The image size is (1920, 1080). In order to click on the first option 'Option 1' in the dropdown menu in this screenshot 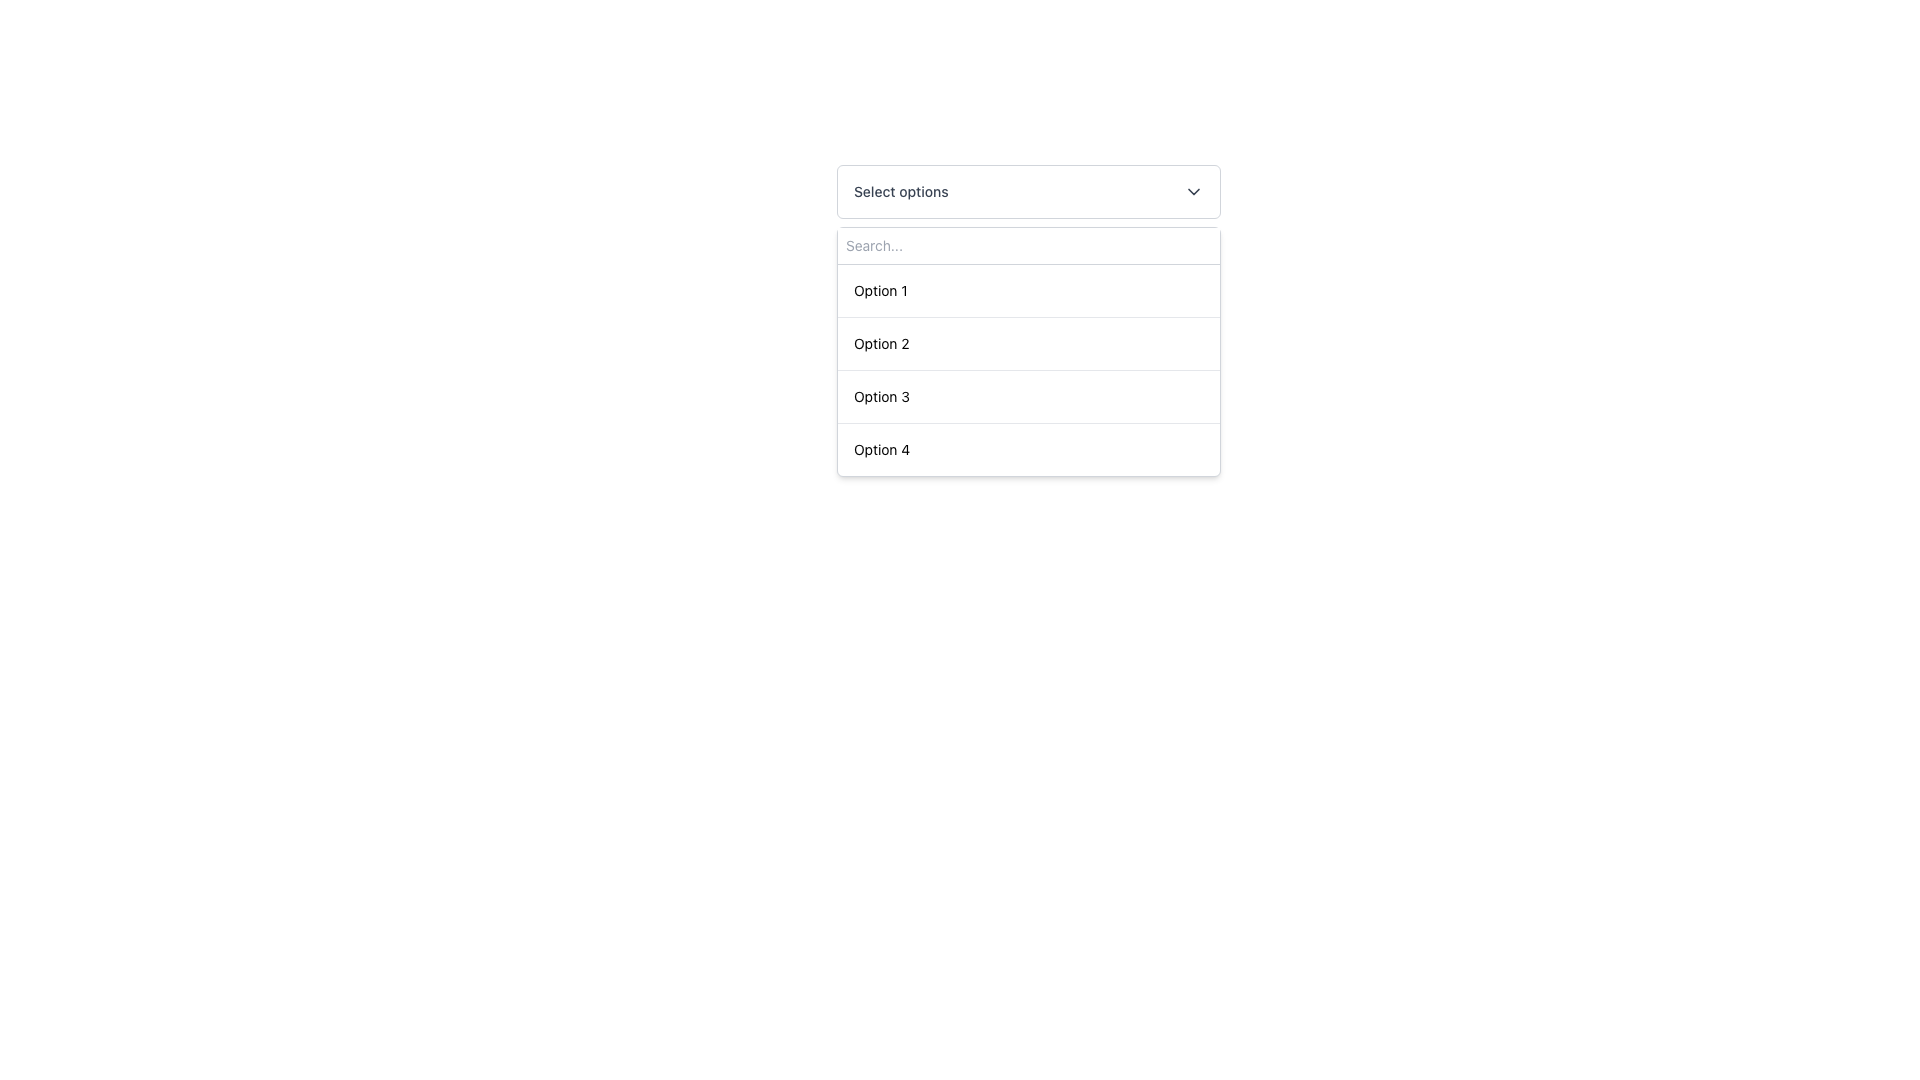, I will do `click(880, 290)`.